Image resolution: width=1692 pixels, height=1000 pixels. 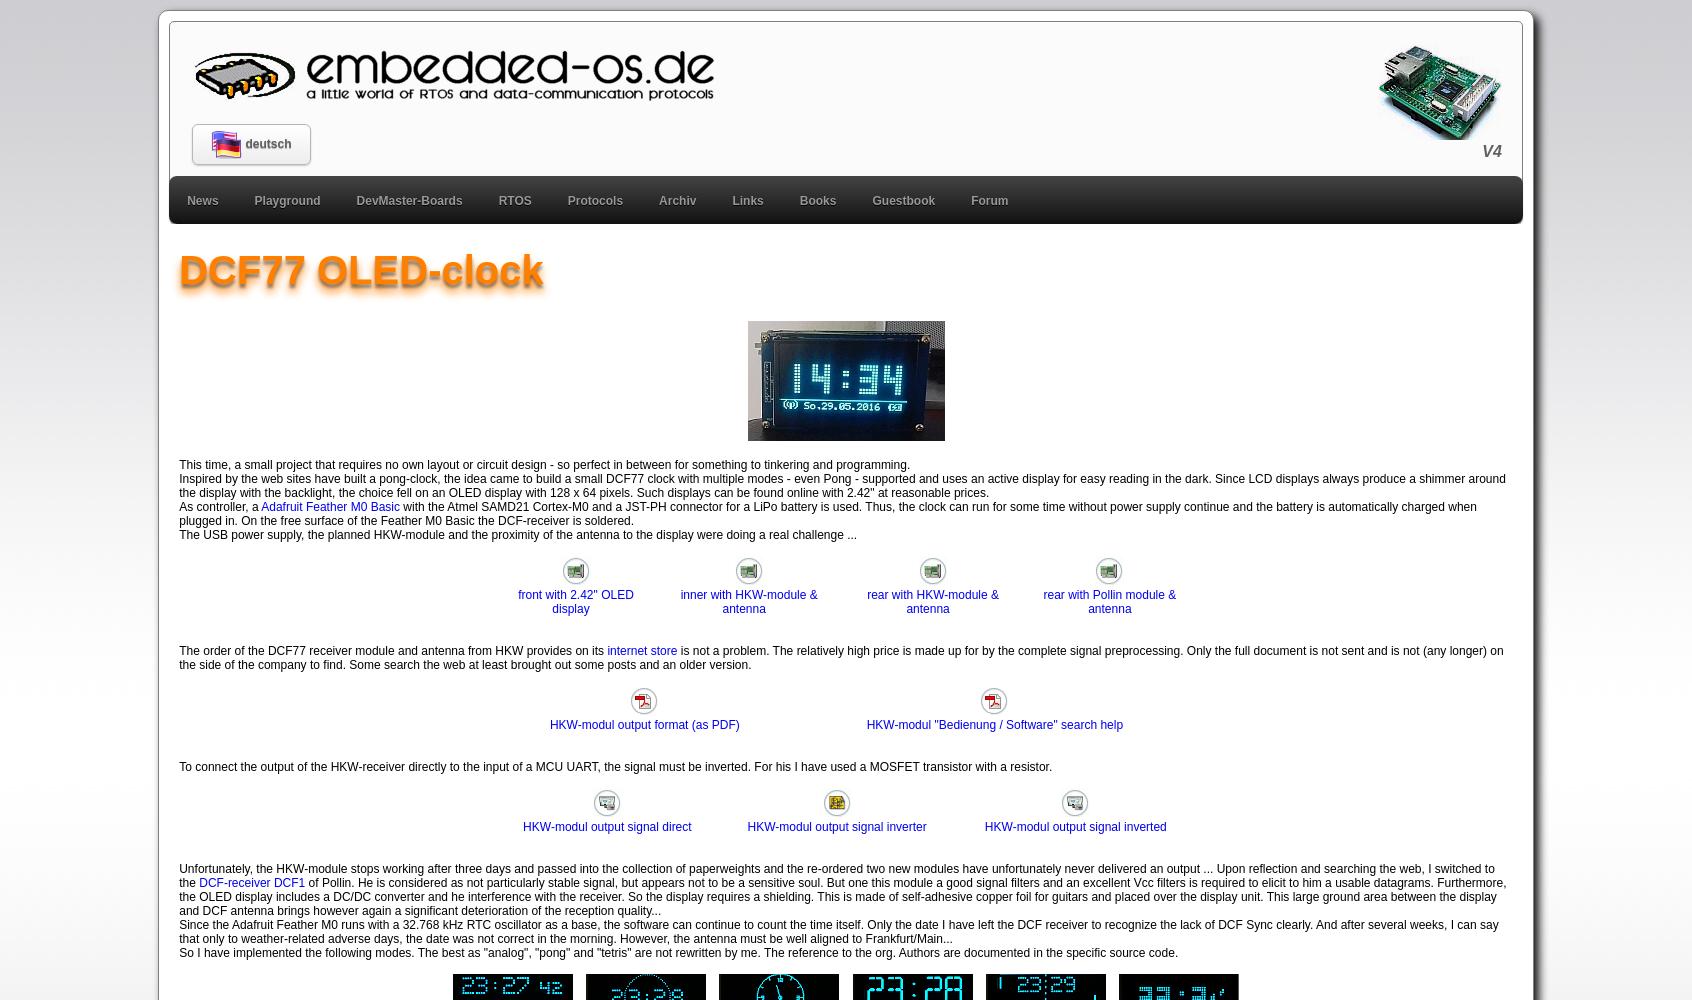 I want to click on 'deutsch', so click(x=266, y=143).